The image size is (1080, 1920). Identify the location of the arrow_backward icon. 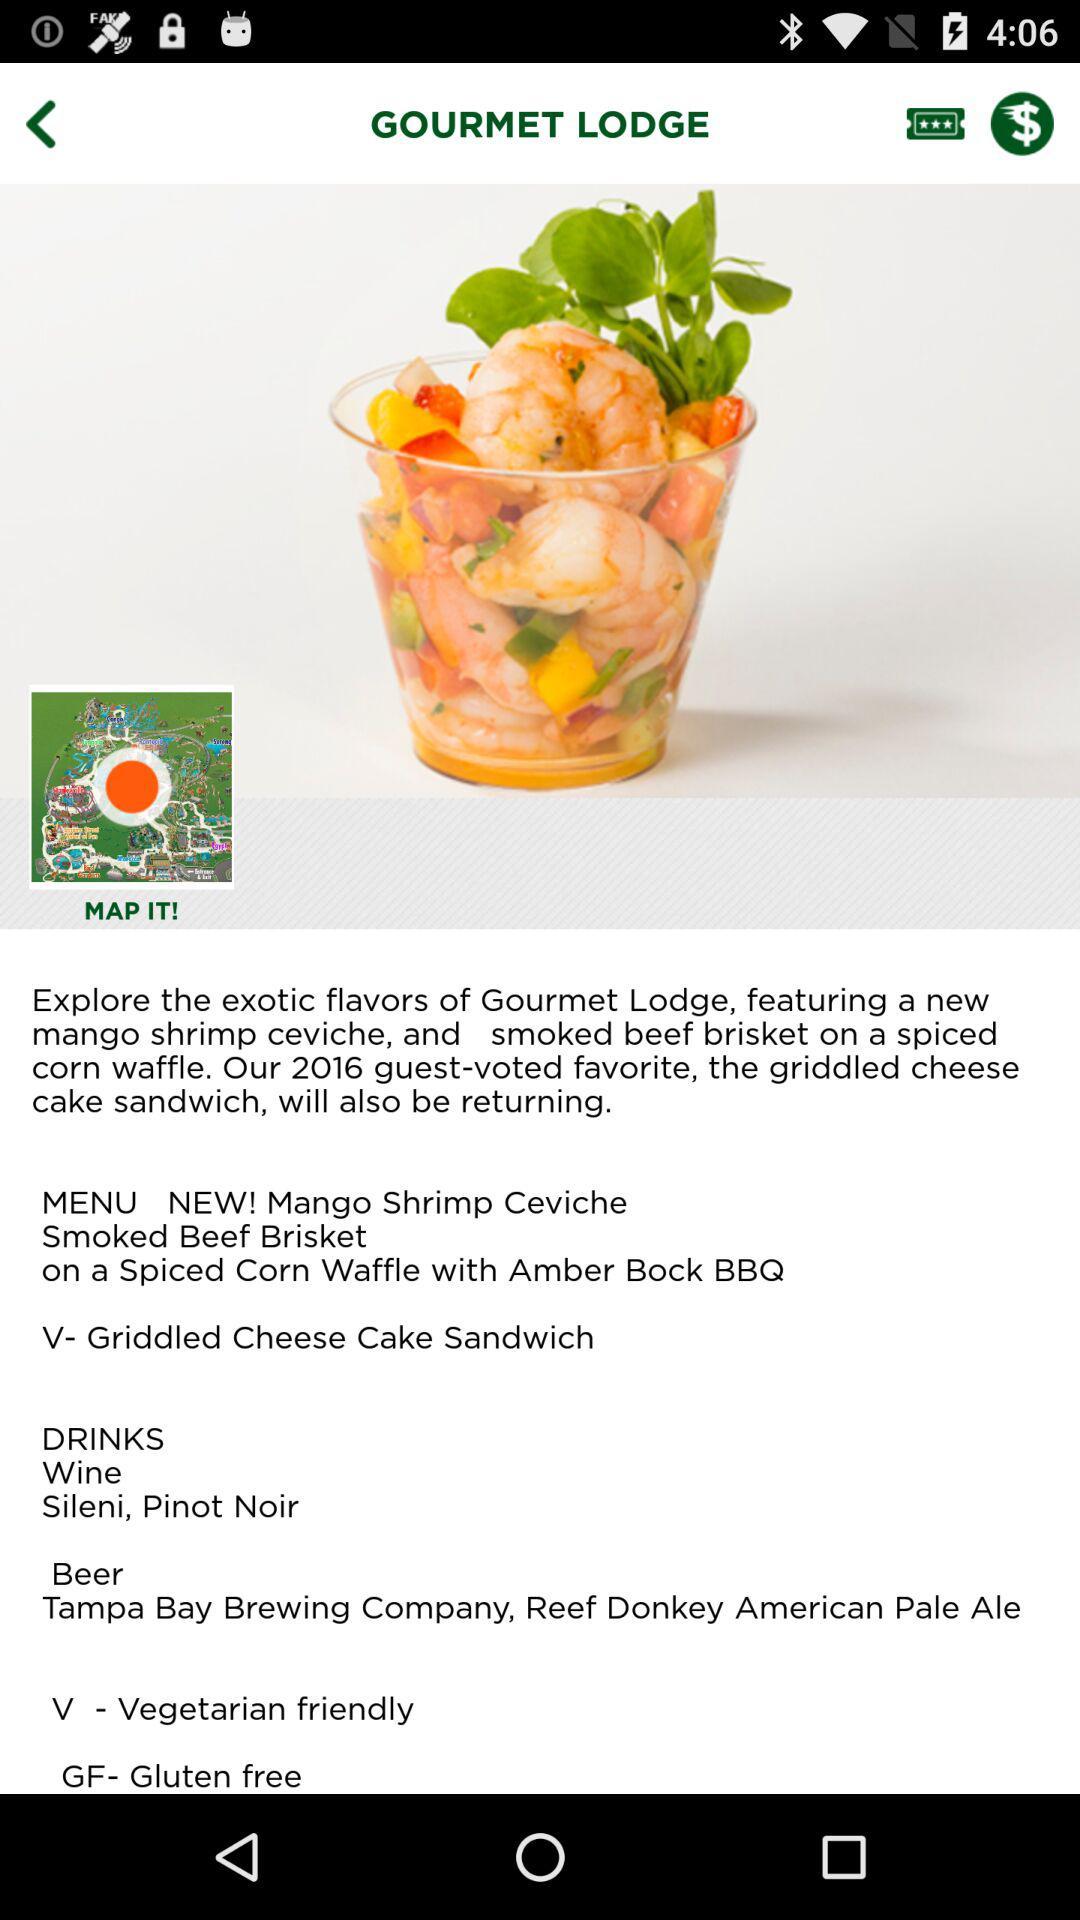
(54, 131).